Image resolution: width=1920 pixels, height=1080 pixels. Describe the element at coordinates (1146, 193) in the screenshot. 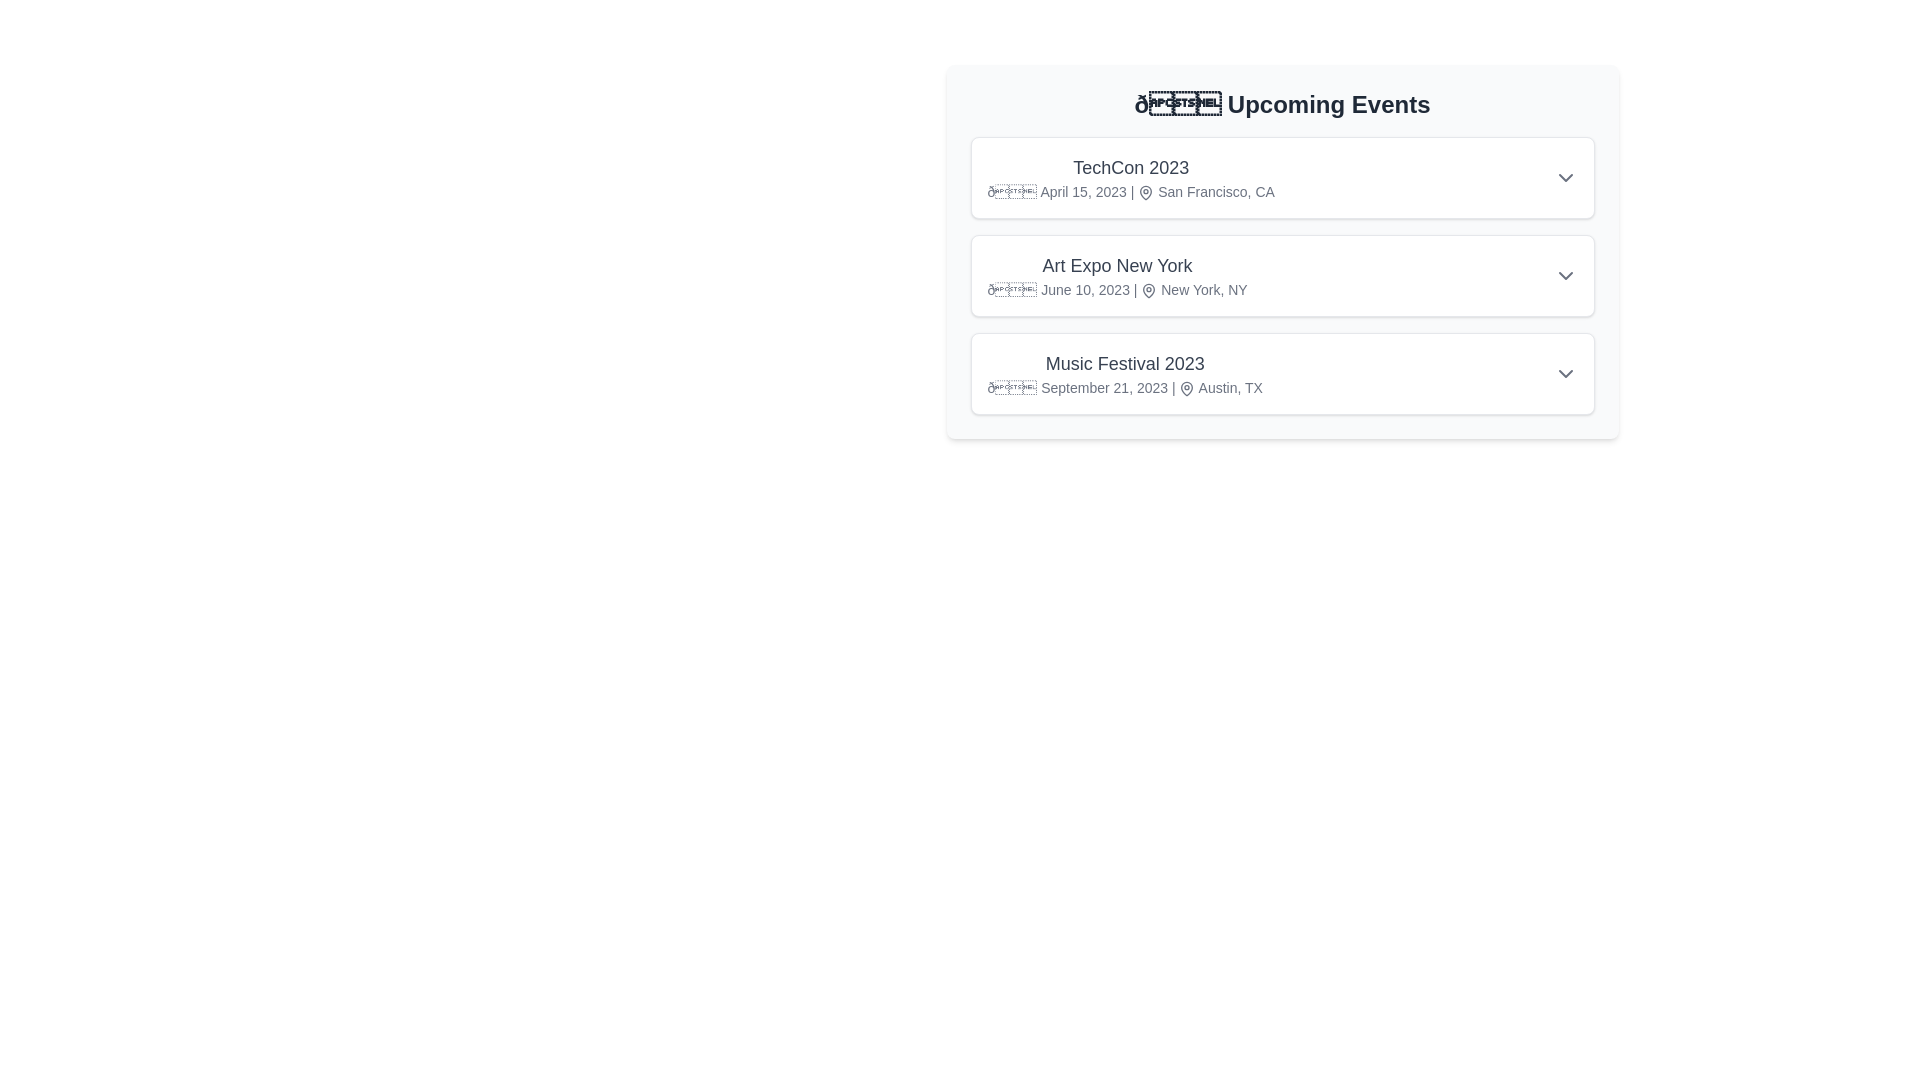

I see `the location icon for the event titled 'TechCon 2023'` at that location.